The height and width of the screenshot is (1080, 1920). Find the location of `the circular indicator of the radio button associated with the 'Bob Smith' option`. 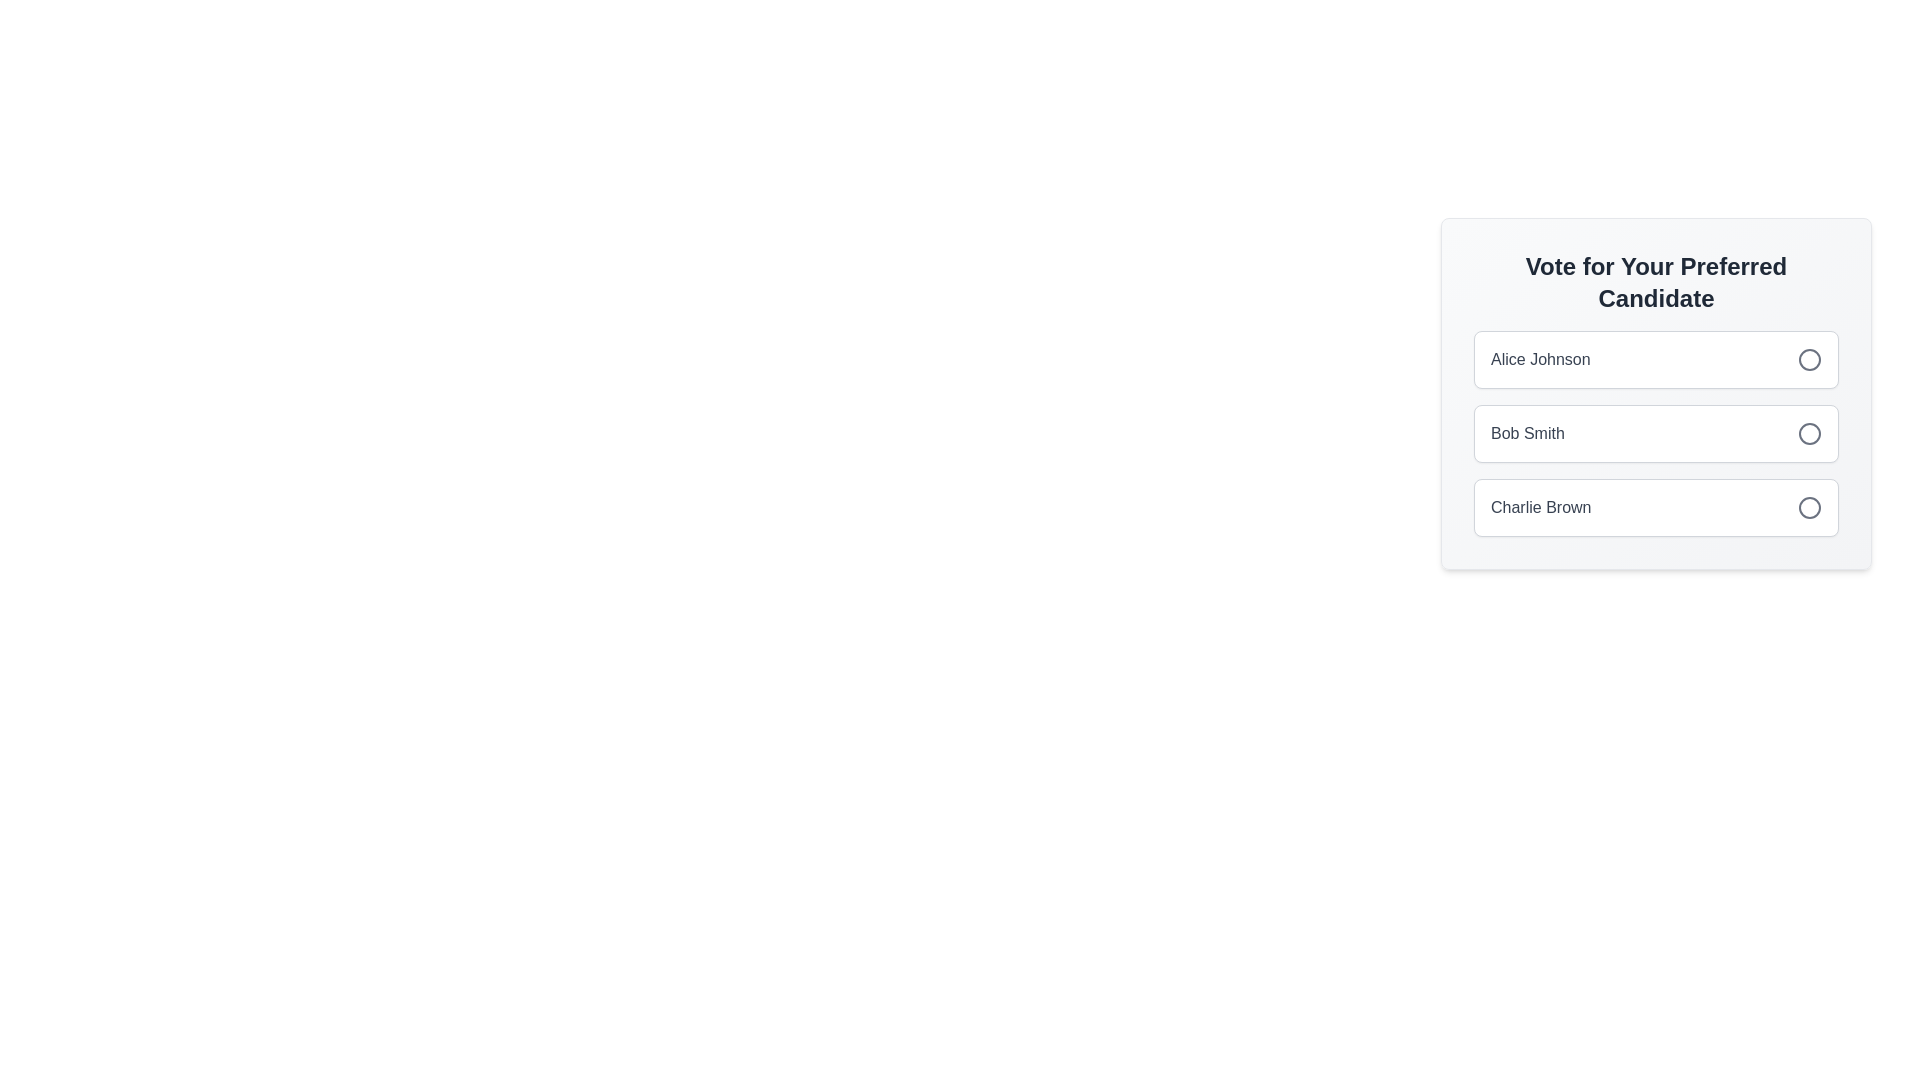

the circular indicator of the radio button associated with the 'Bob Smith' option is located at coordinates (1809, 433).